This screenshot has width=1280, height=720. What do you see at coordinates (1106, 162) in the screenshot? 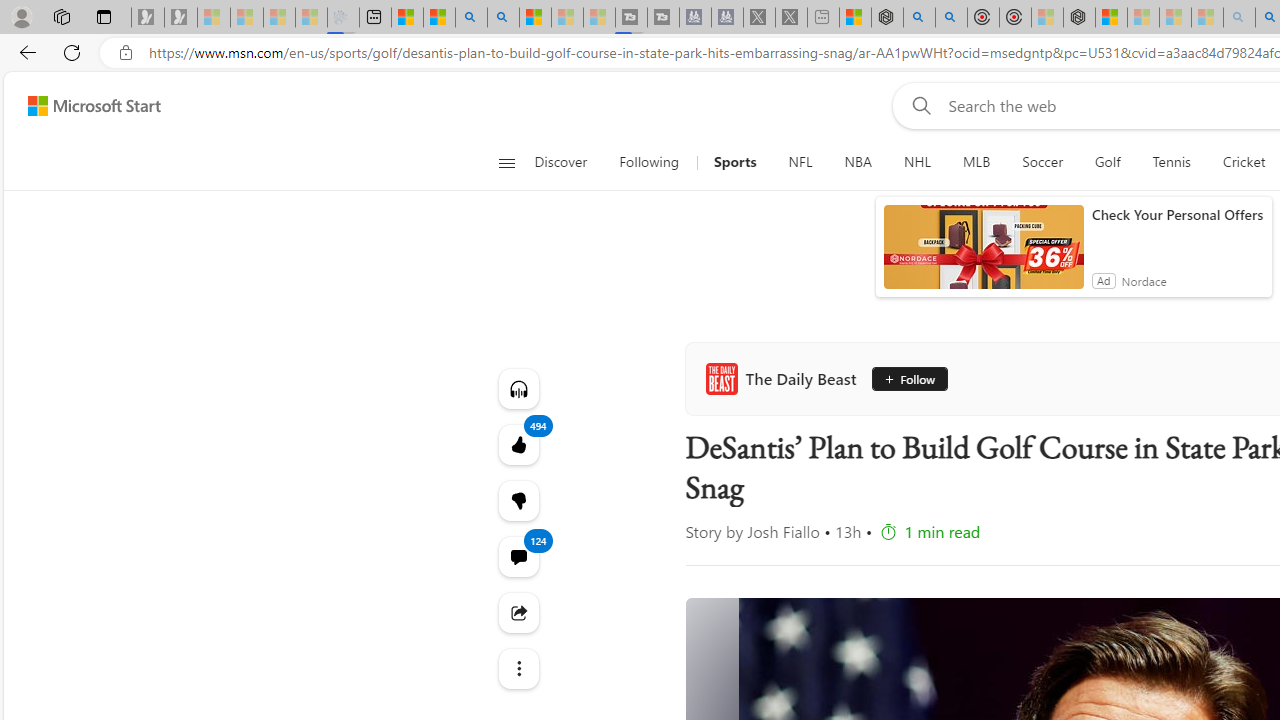
I see `'Golf'` at bounding box center [1106, 162].